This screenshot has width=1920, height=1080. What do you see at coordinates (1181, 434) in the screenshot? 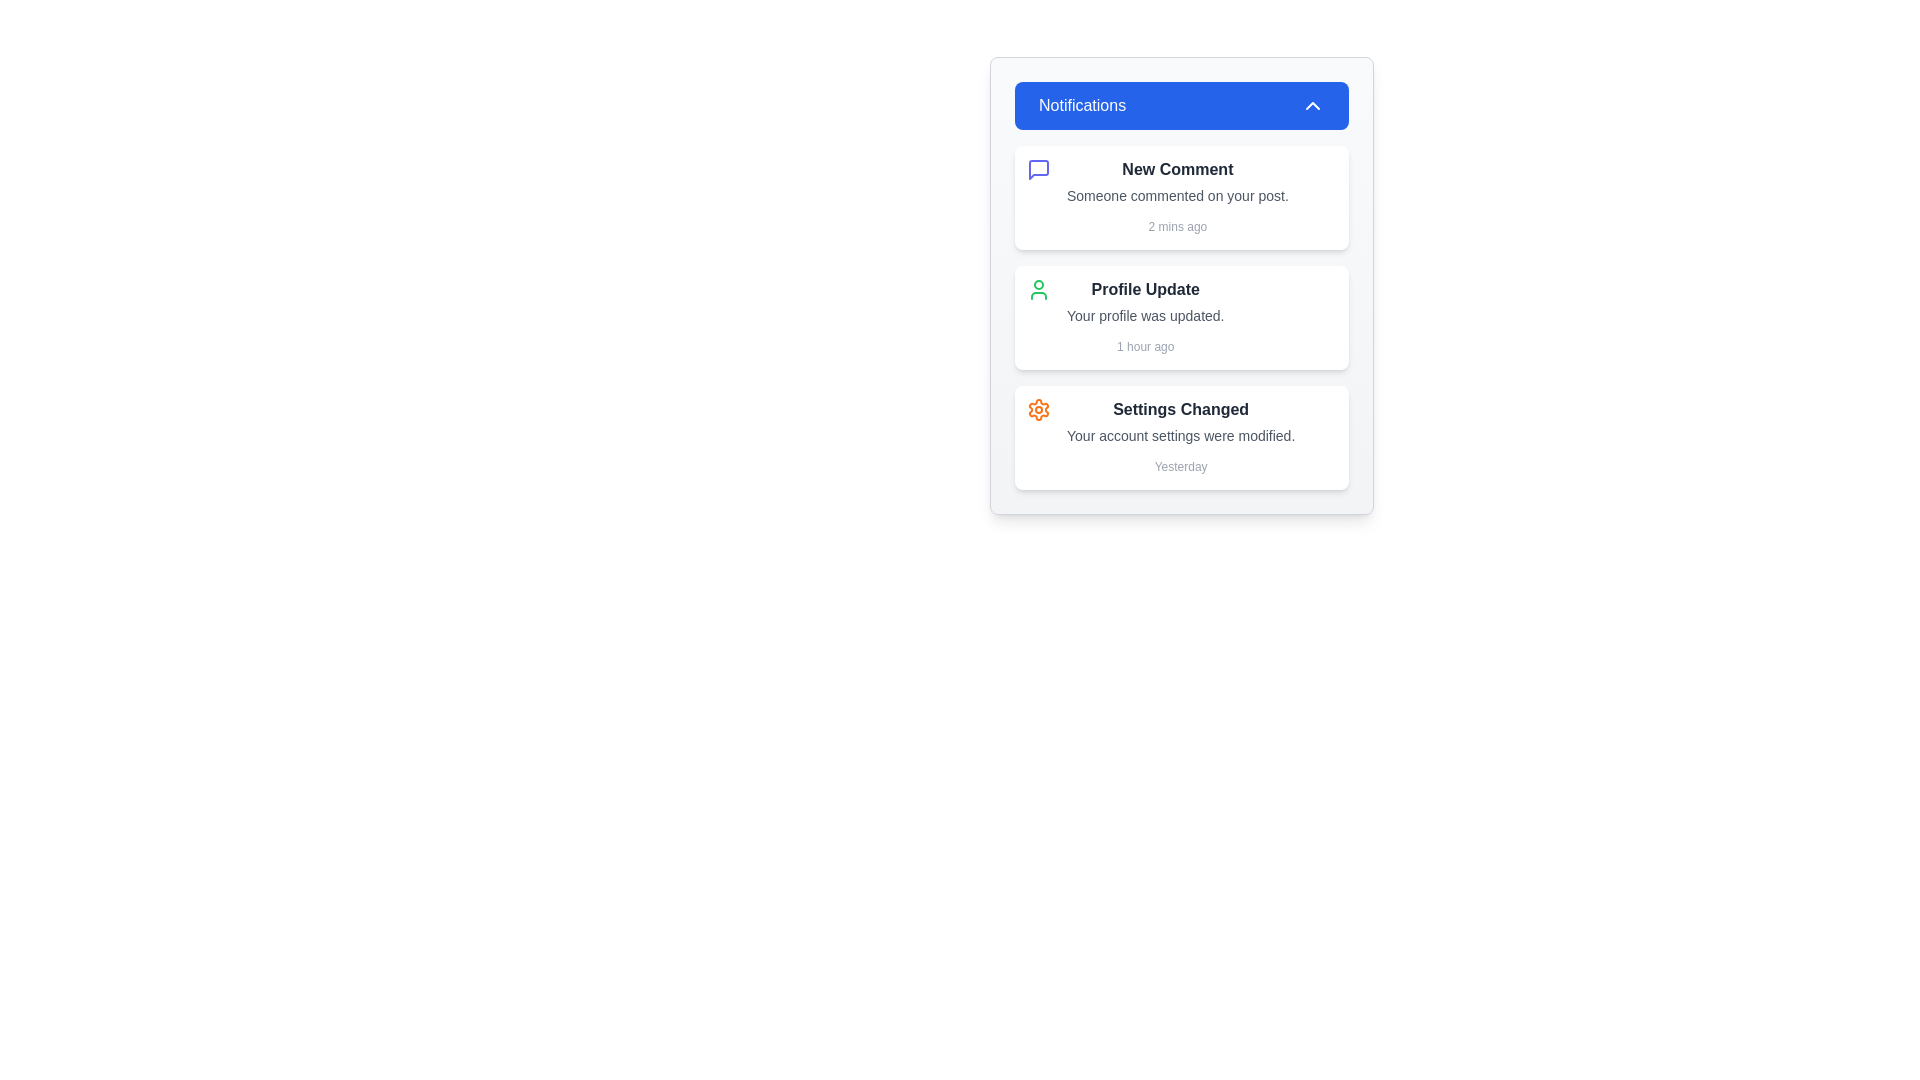
I see `the descriptive text in the notification card that informs the user about their account settings being modified, located under the title 'Settings Changed.'` at bounding box center [1181, 434].